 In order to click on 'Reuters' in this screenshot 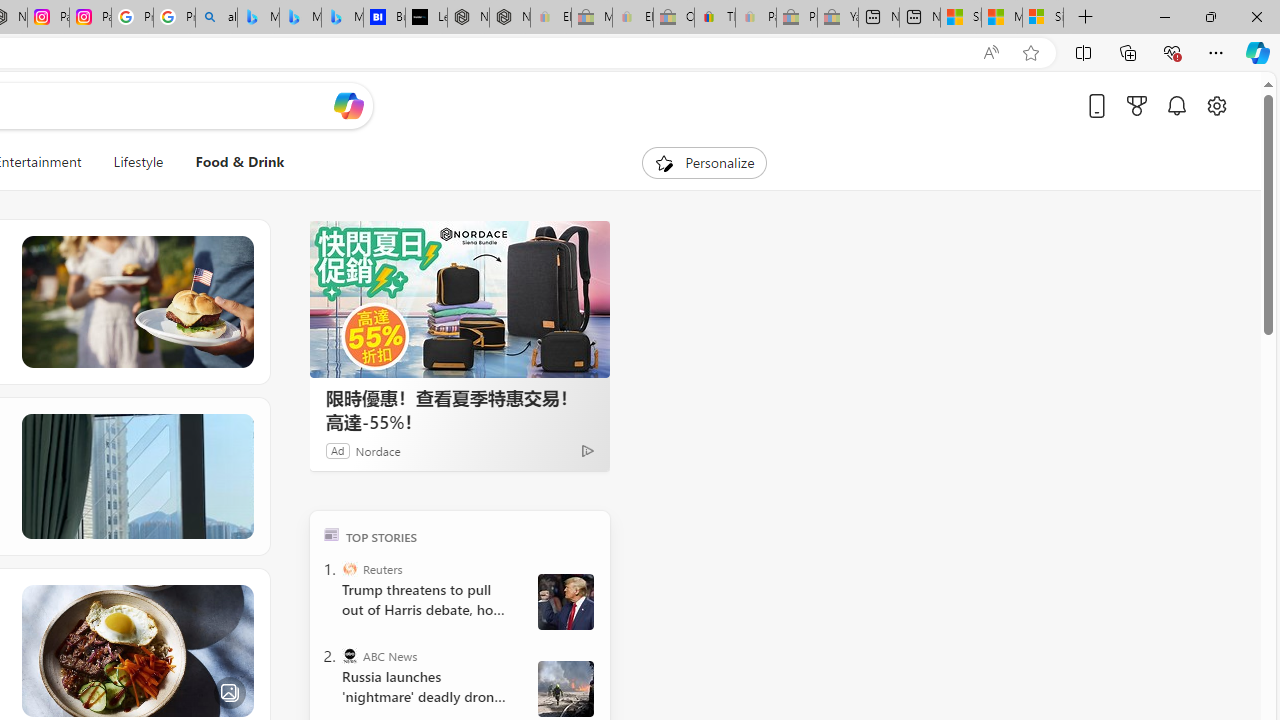, I will do `click(350, 568)`.